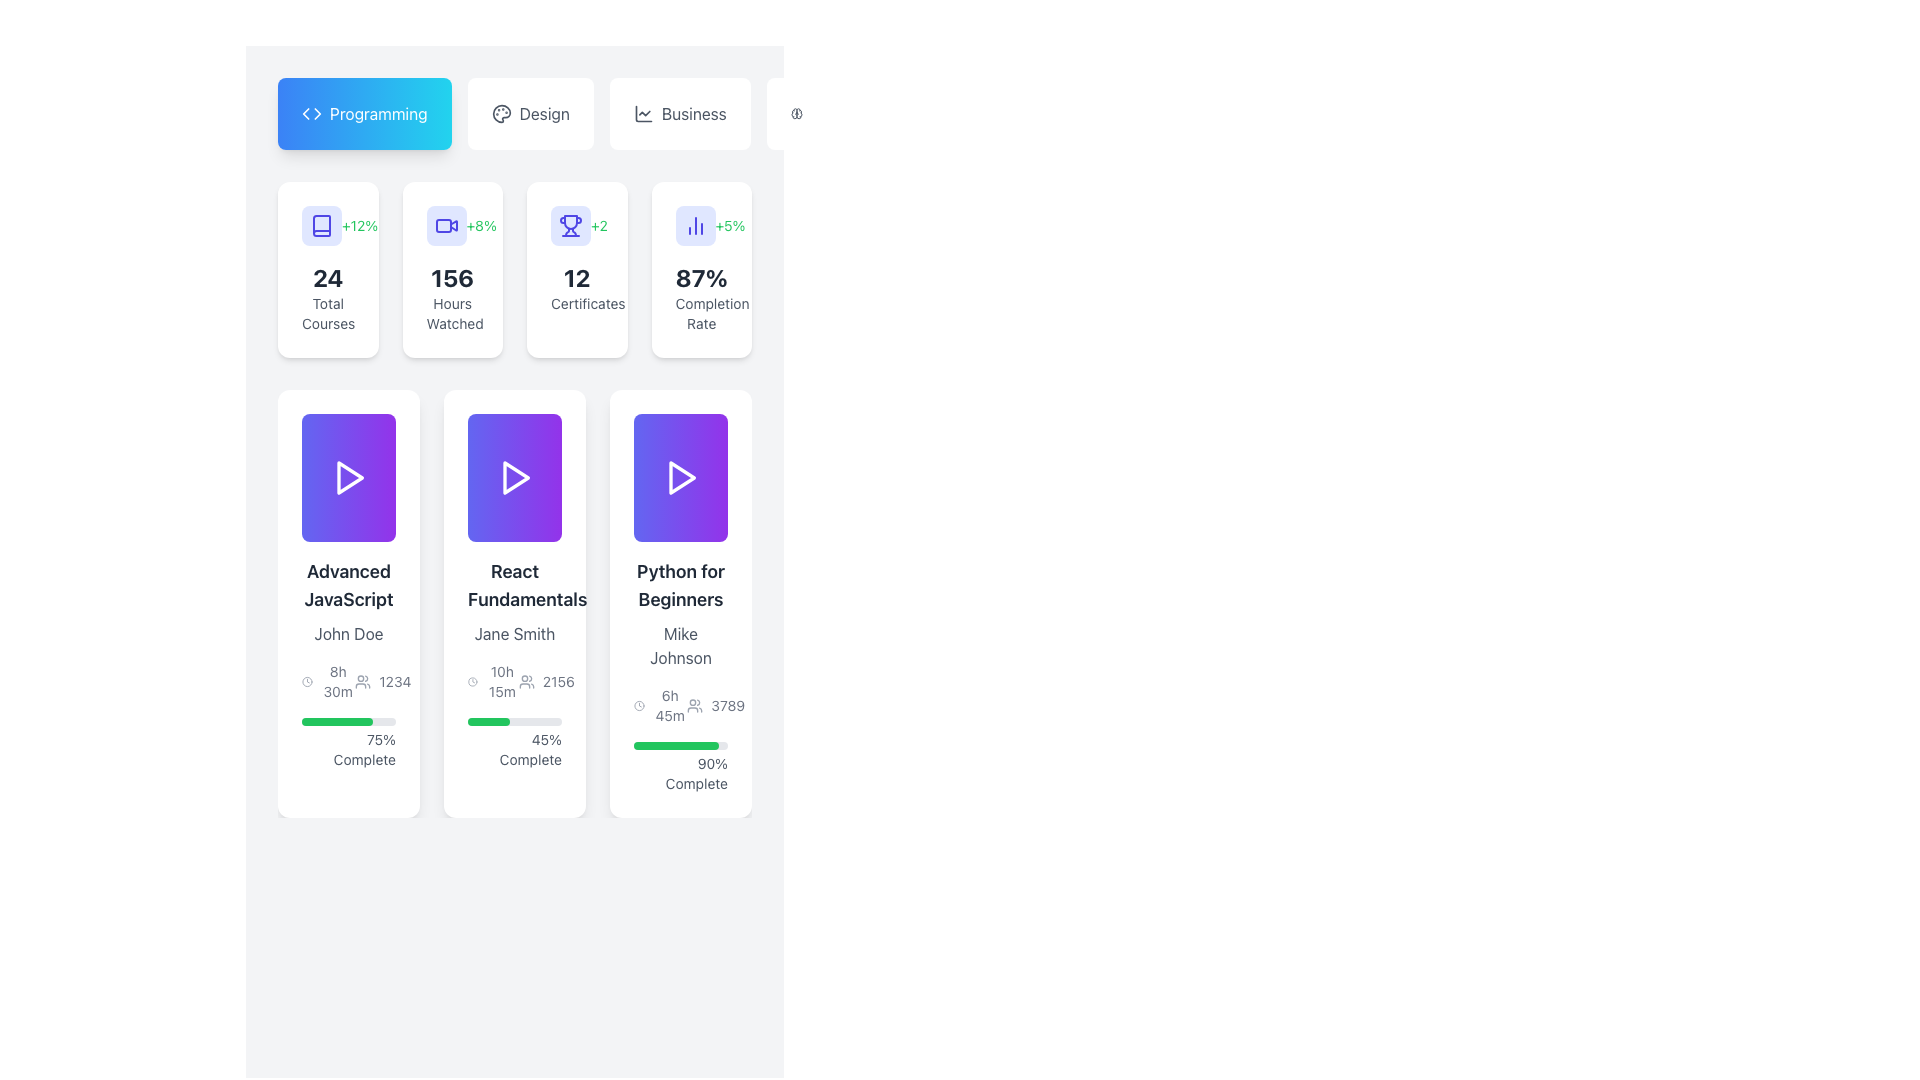  I want to click on the first button labeled for programming, positioned at the top section of the interface, so click(364, 114).